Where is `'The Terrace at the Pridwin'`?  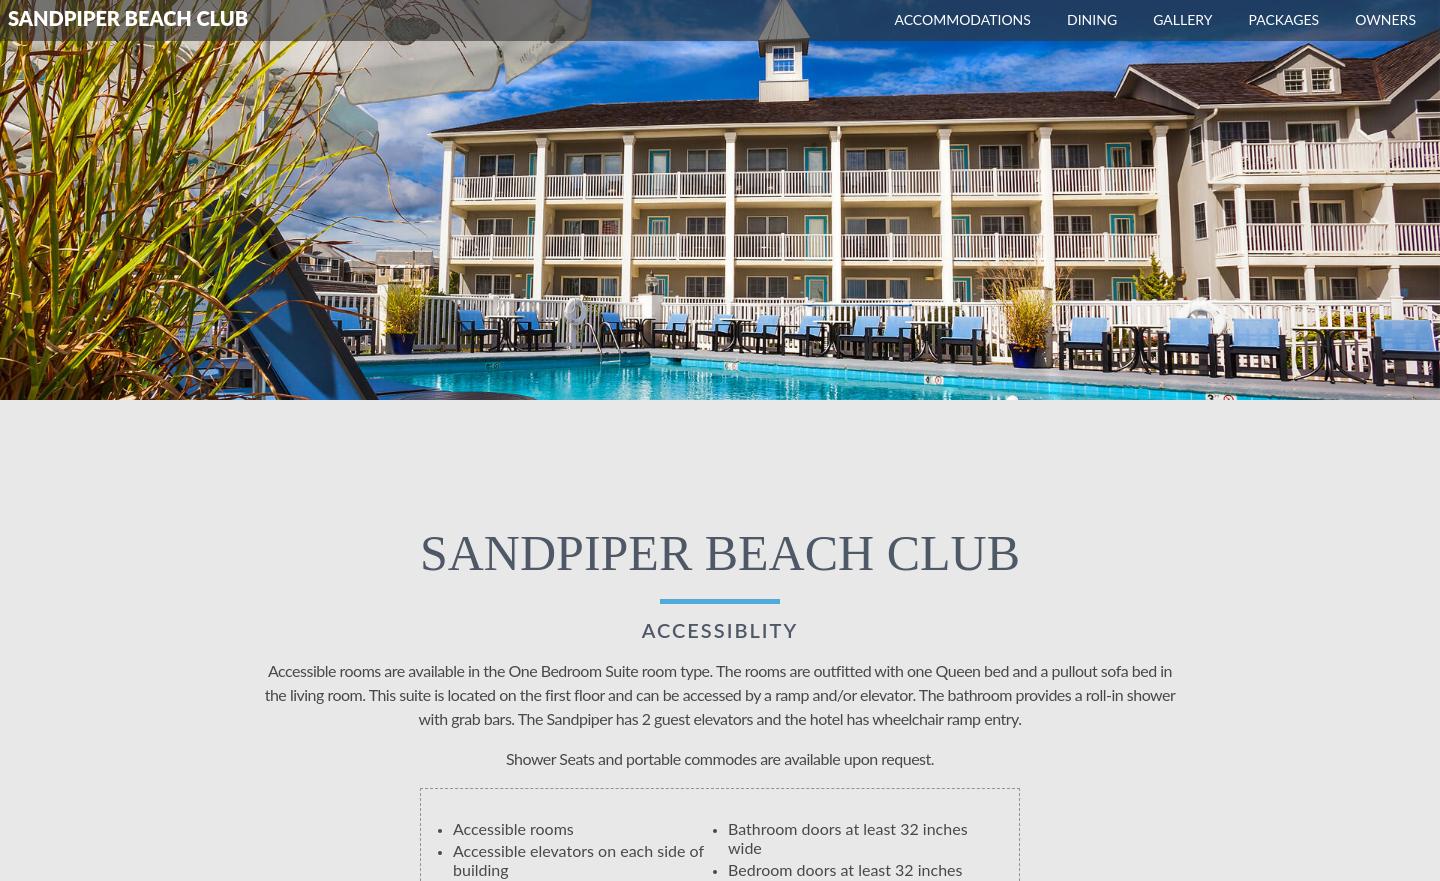
'The Terrace at the Pridwin' is located at coordinates (968, 39).